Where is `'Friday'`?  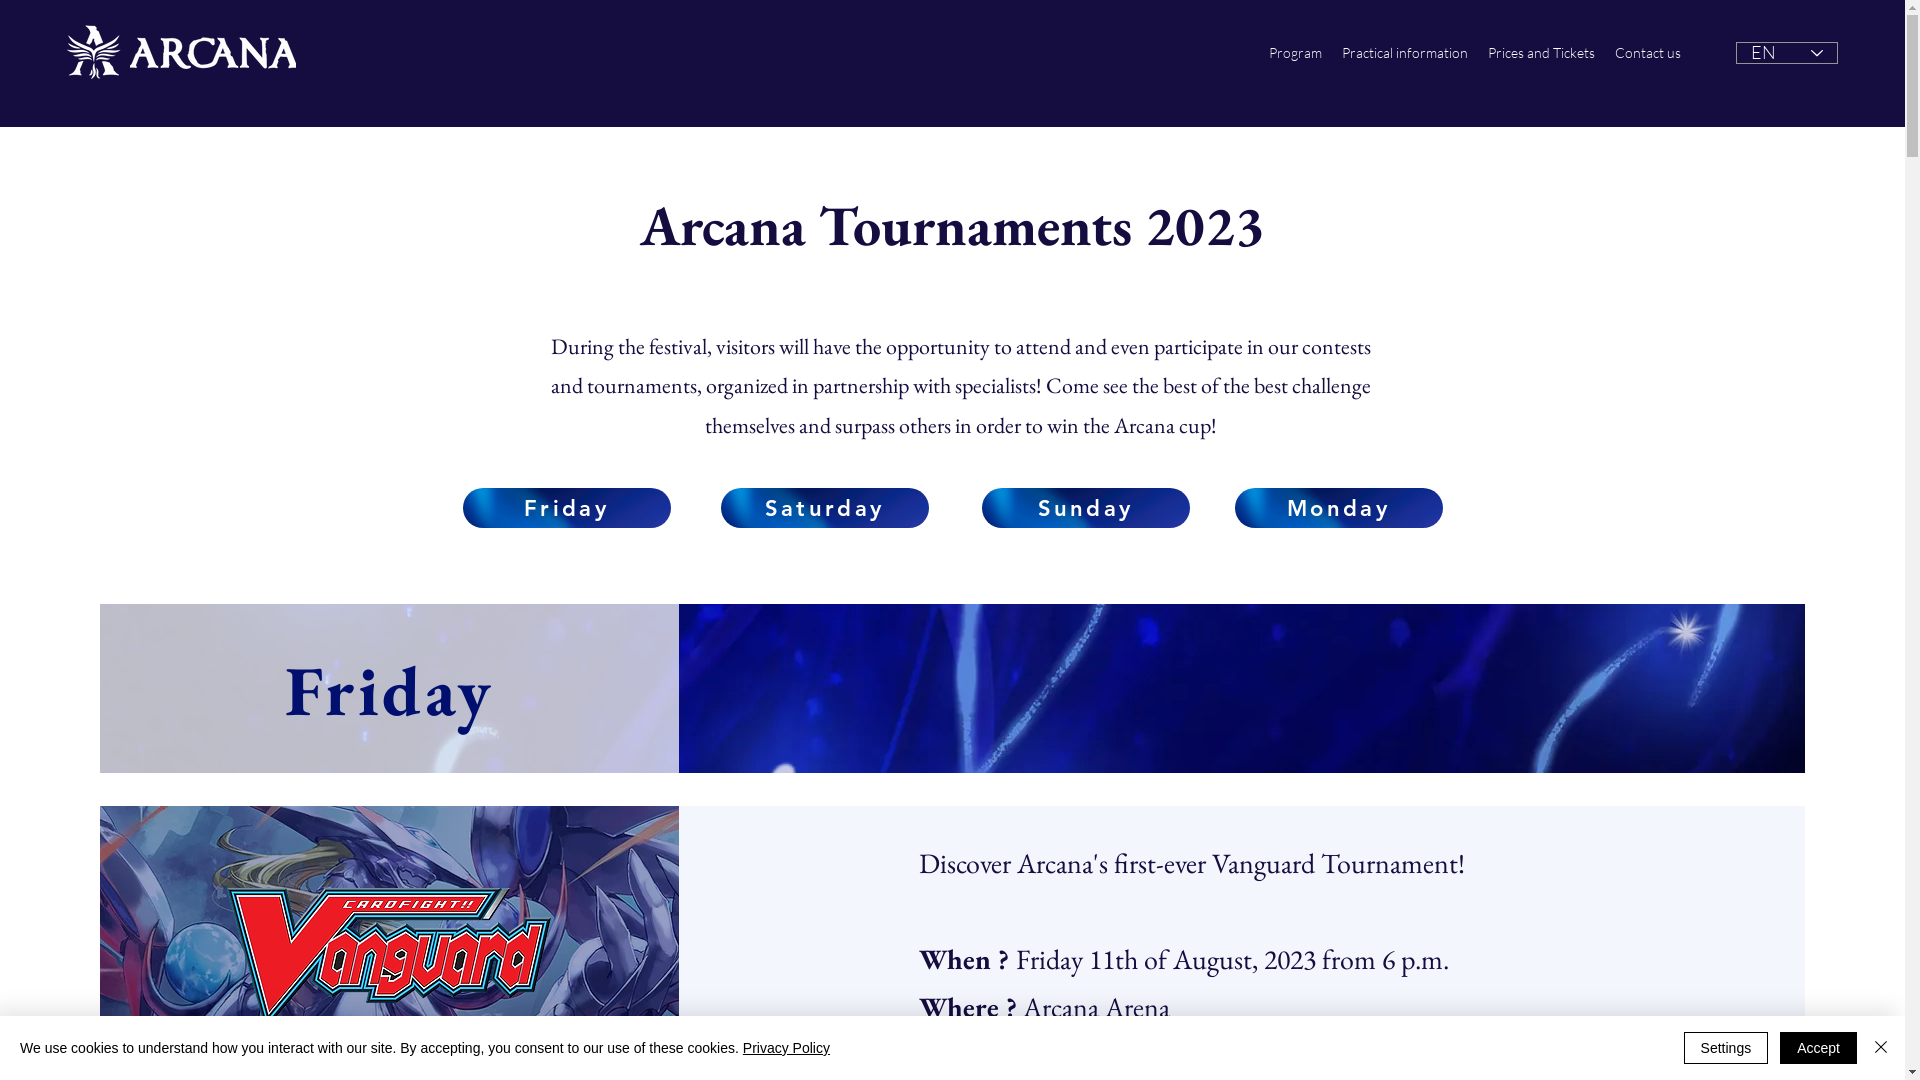
'Friday' is located at coordinates (460, 507).